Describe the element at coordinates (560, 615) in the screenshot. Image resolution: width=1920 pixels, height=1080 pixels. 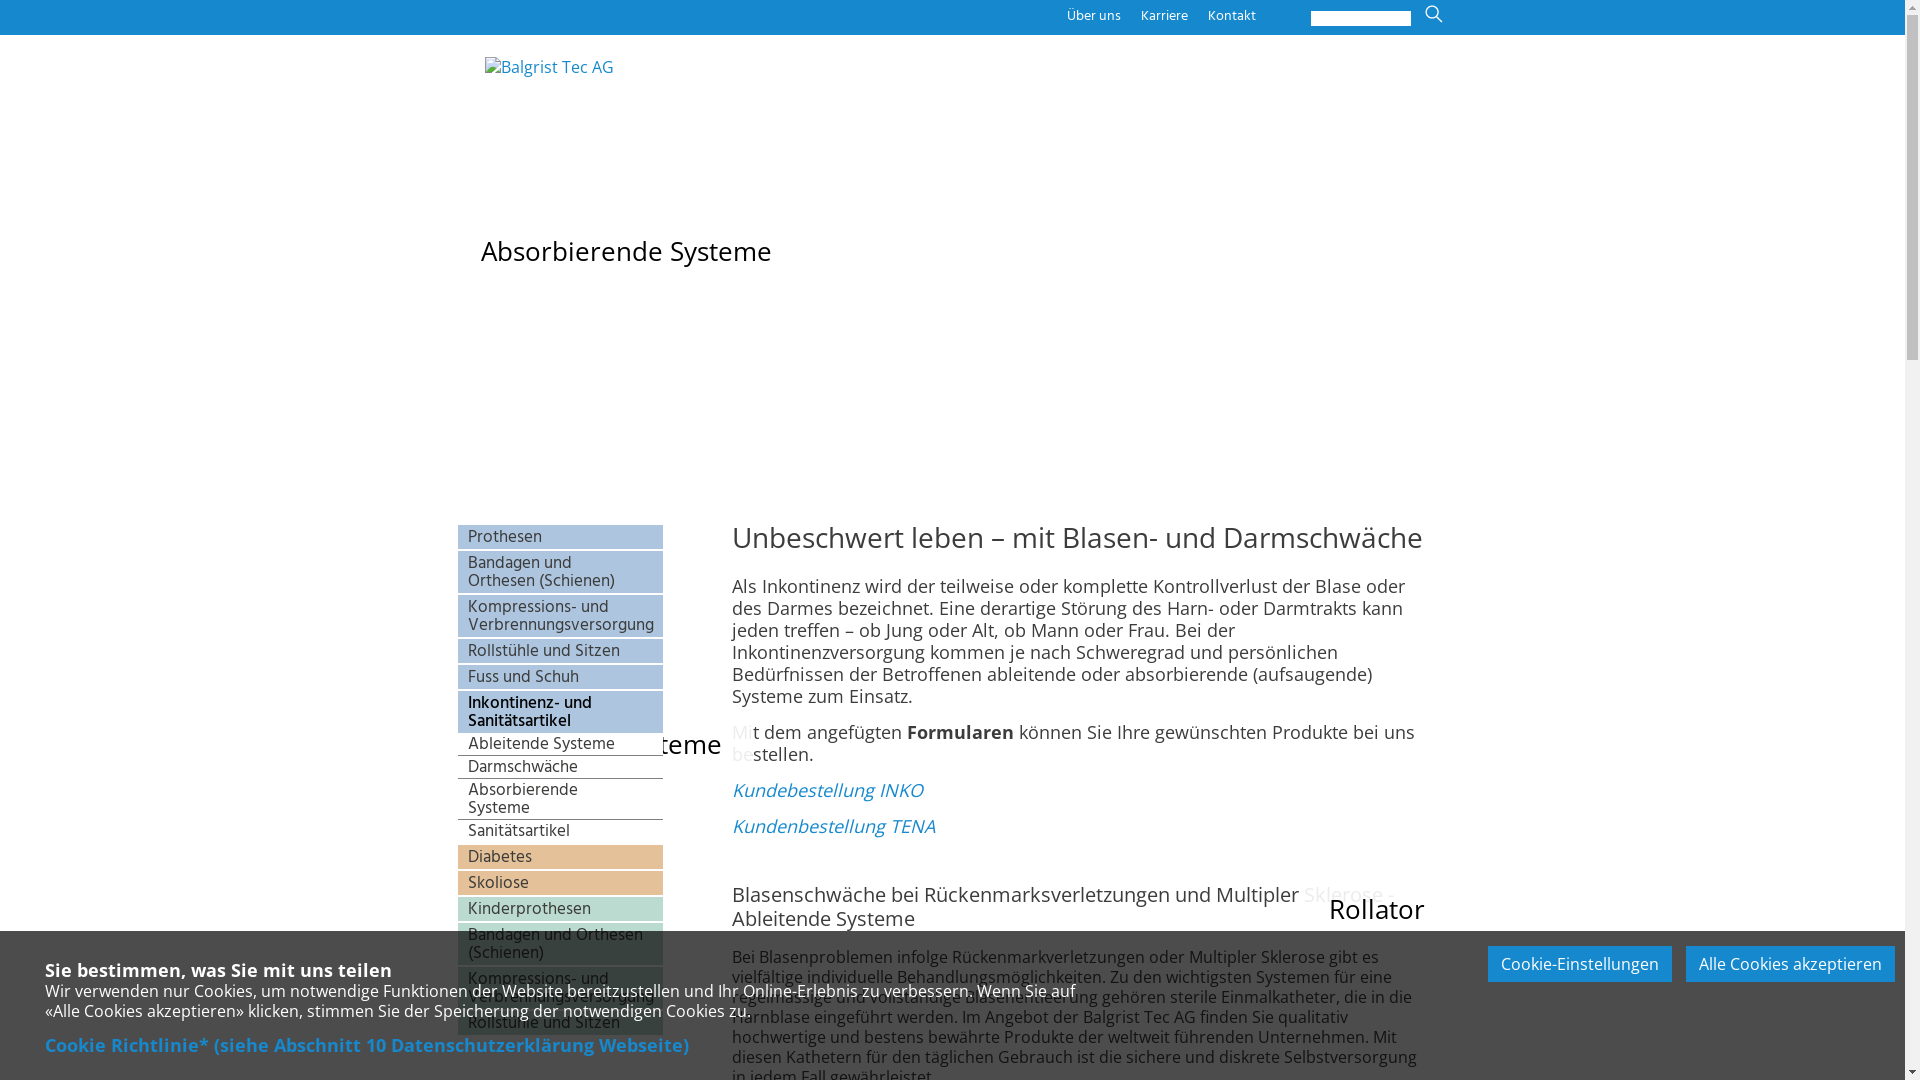
I see `'Kompressions- und` at that location.